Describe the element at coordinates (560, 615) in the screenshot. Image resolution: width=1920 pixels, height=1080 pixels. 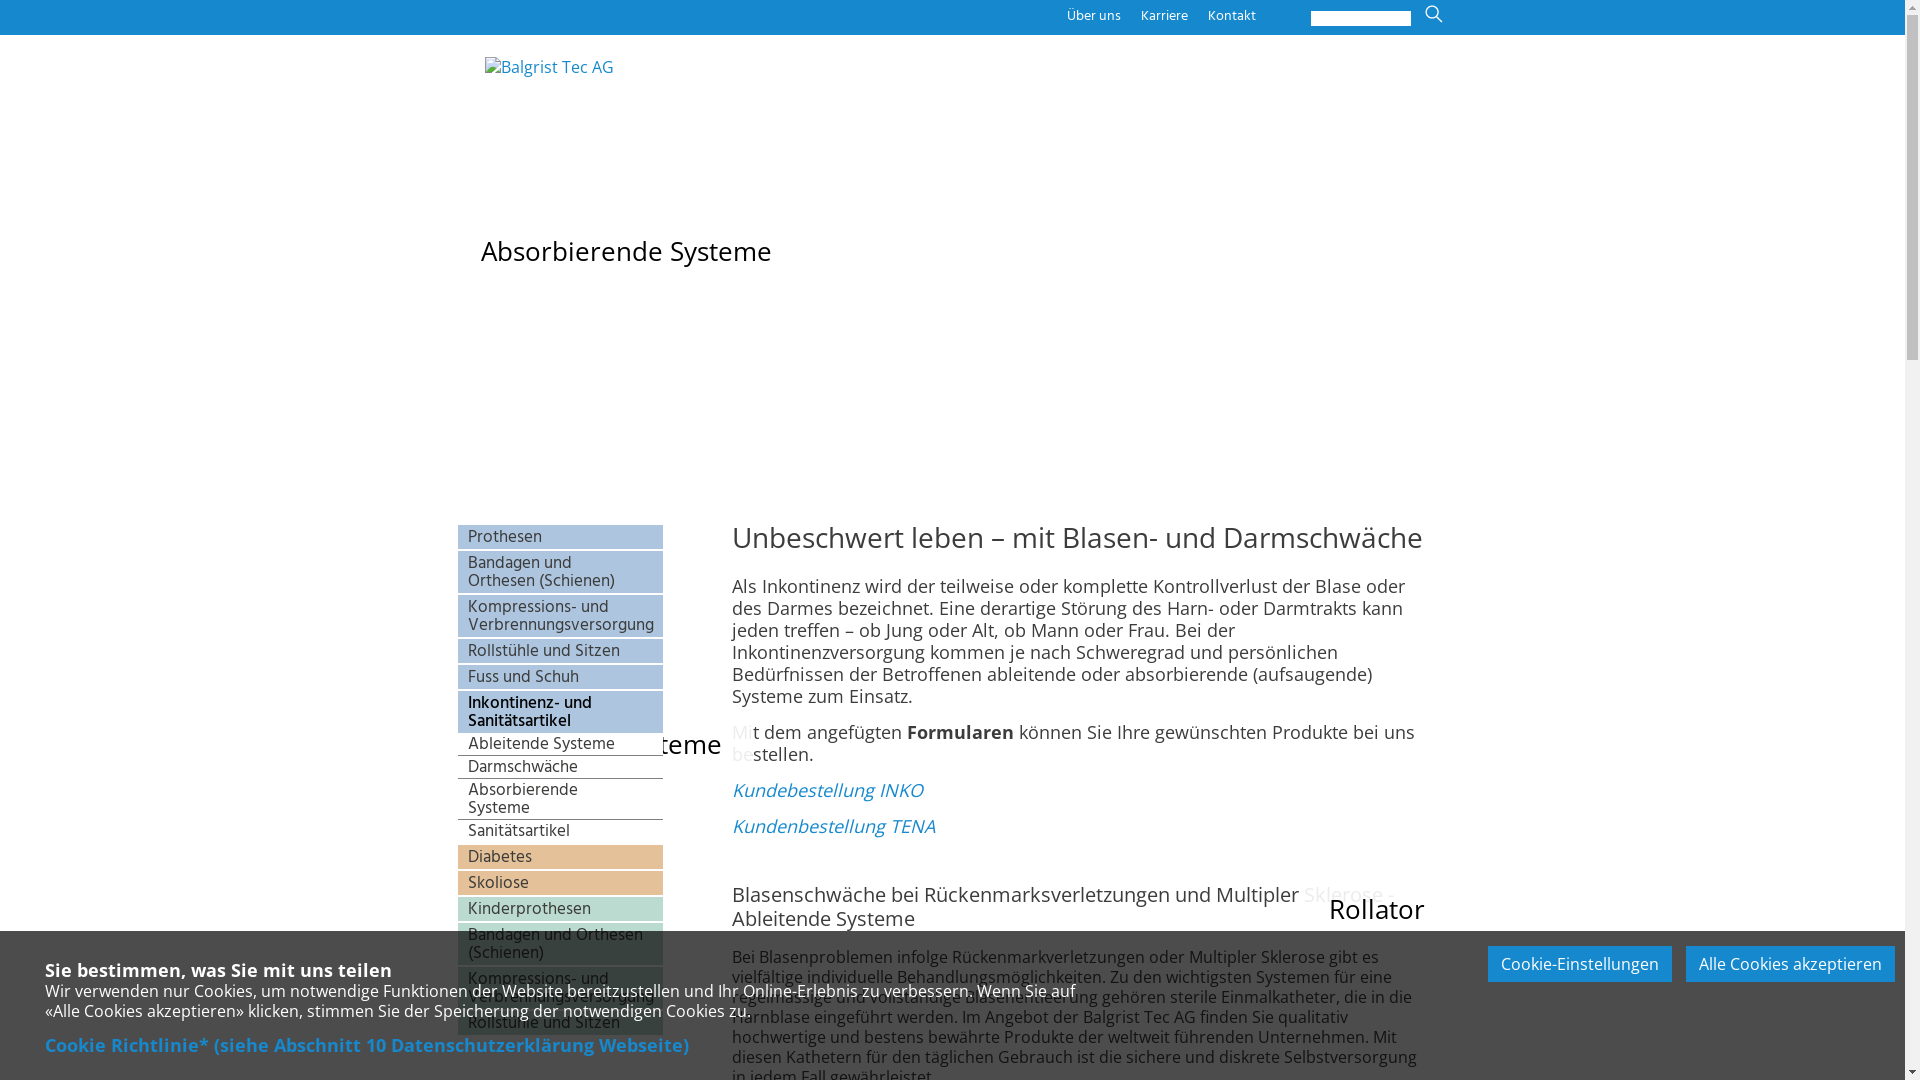
I see `'Kompressions- und` at that location.